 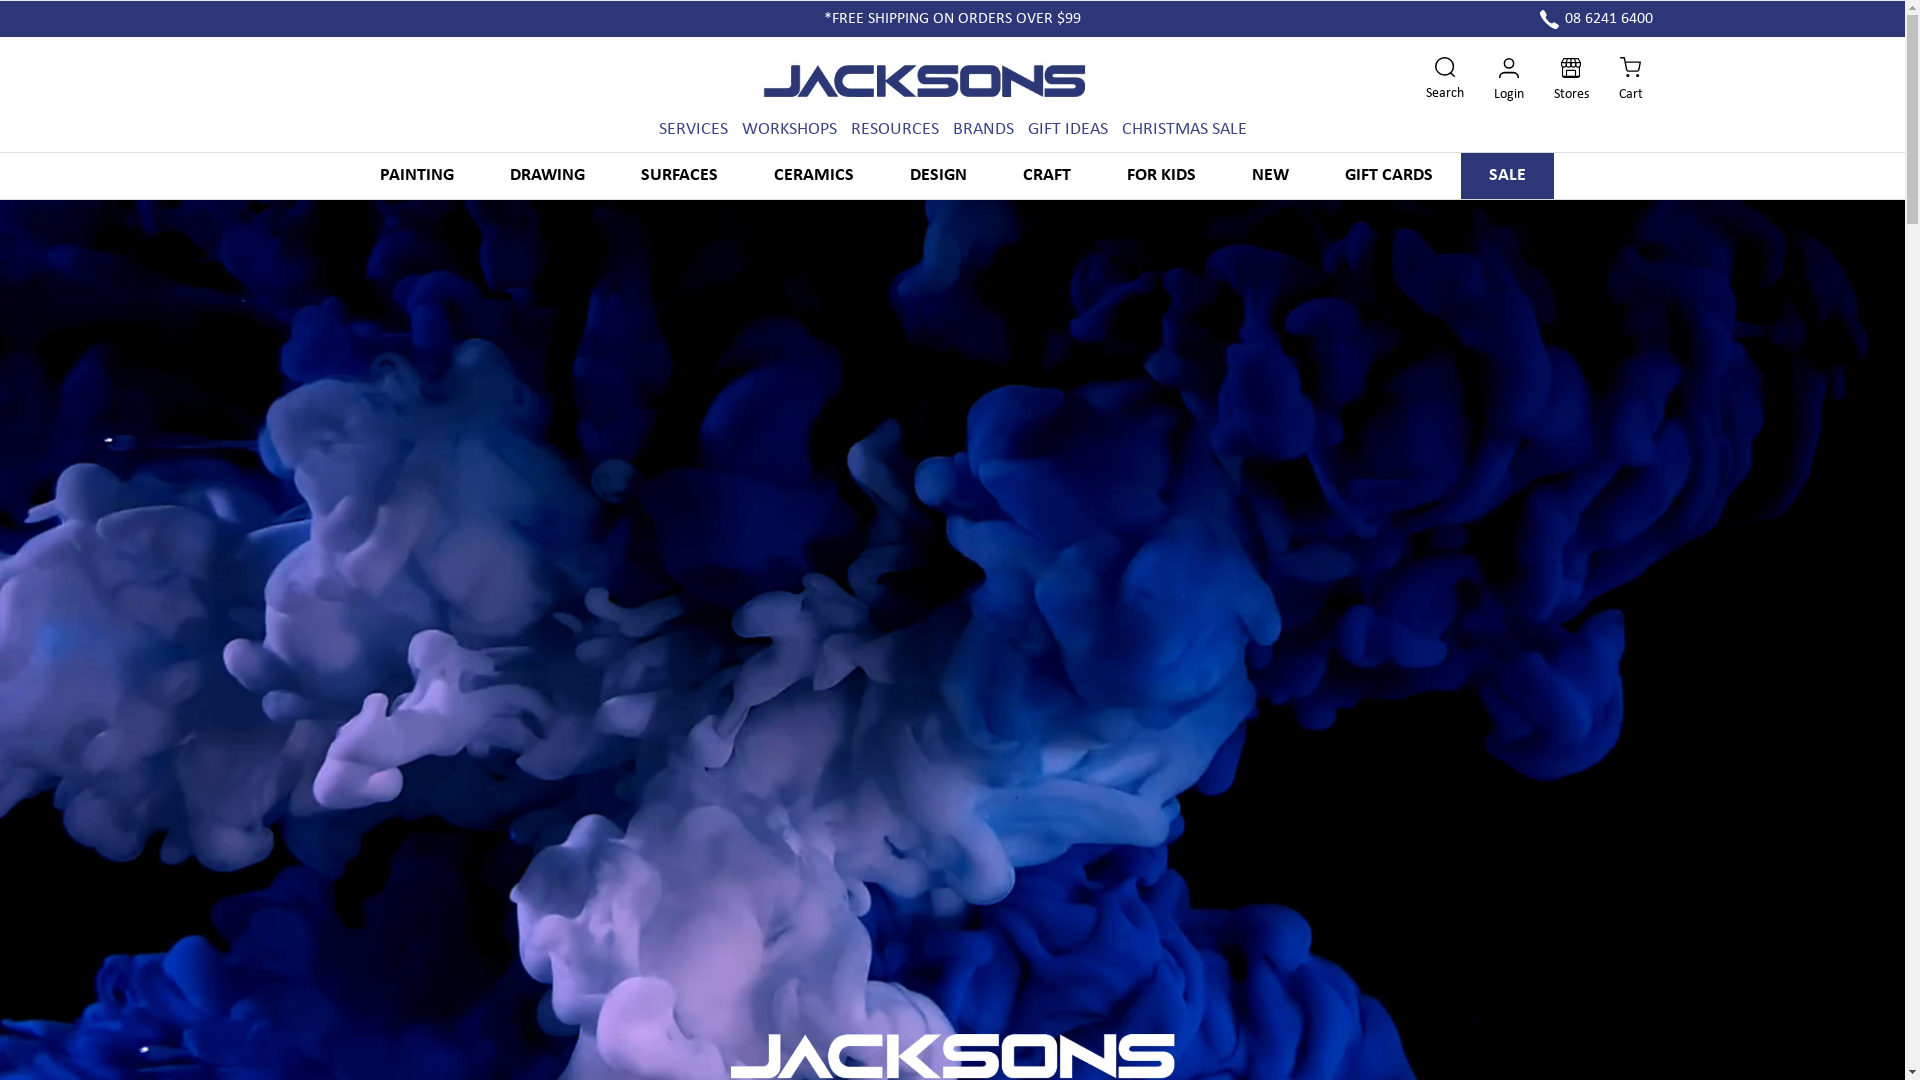 I want to click on 'NEW', so click(x=1223, y=175).